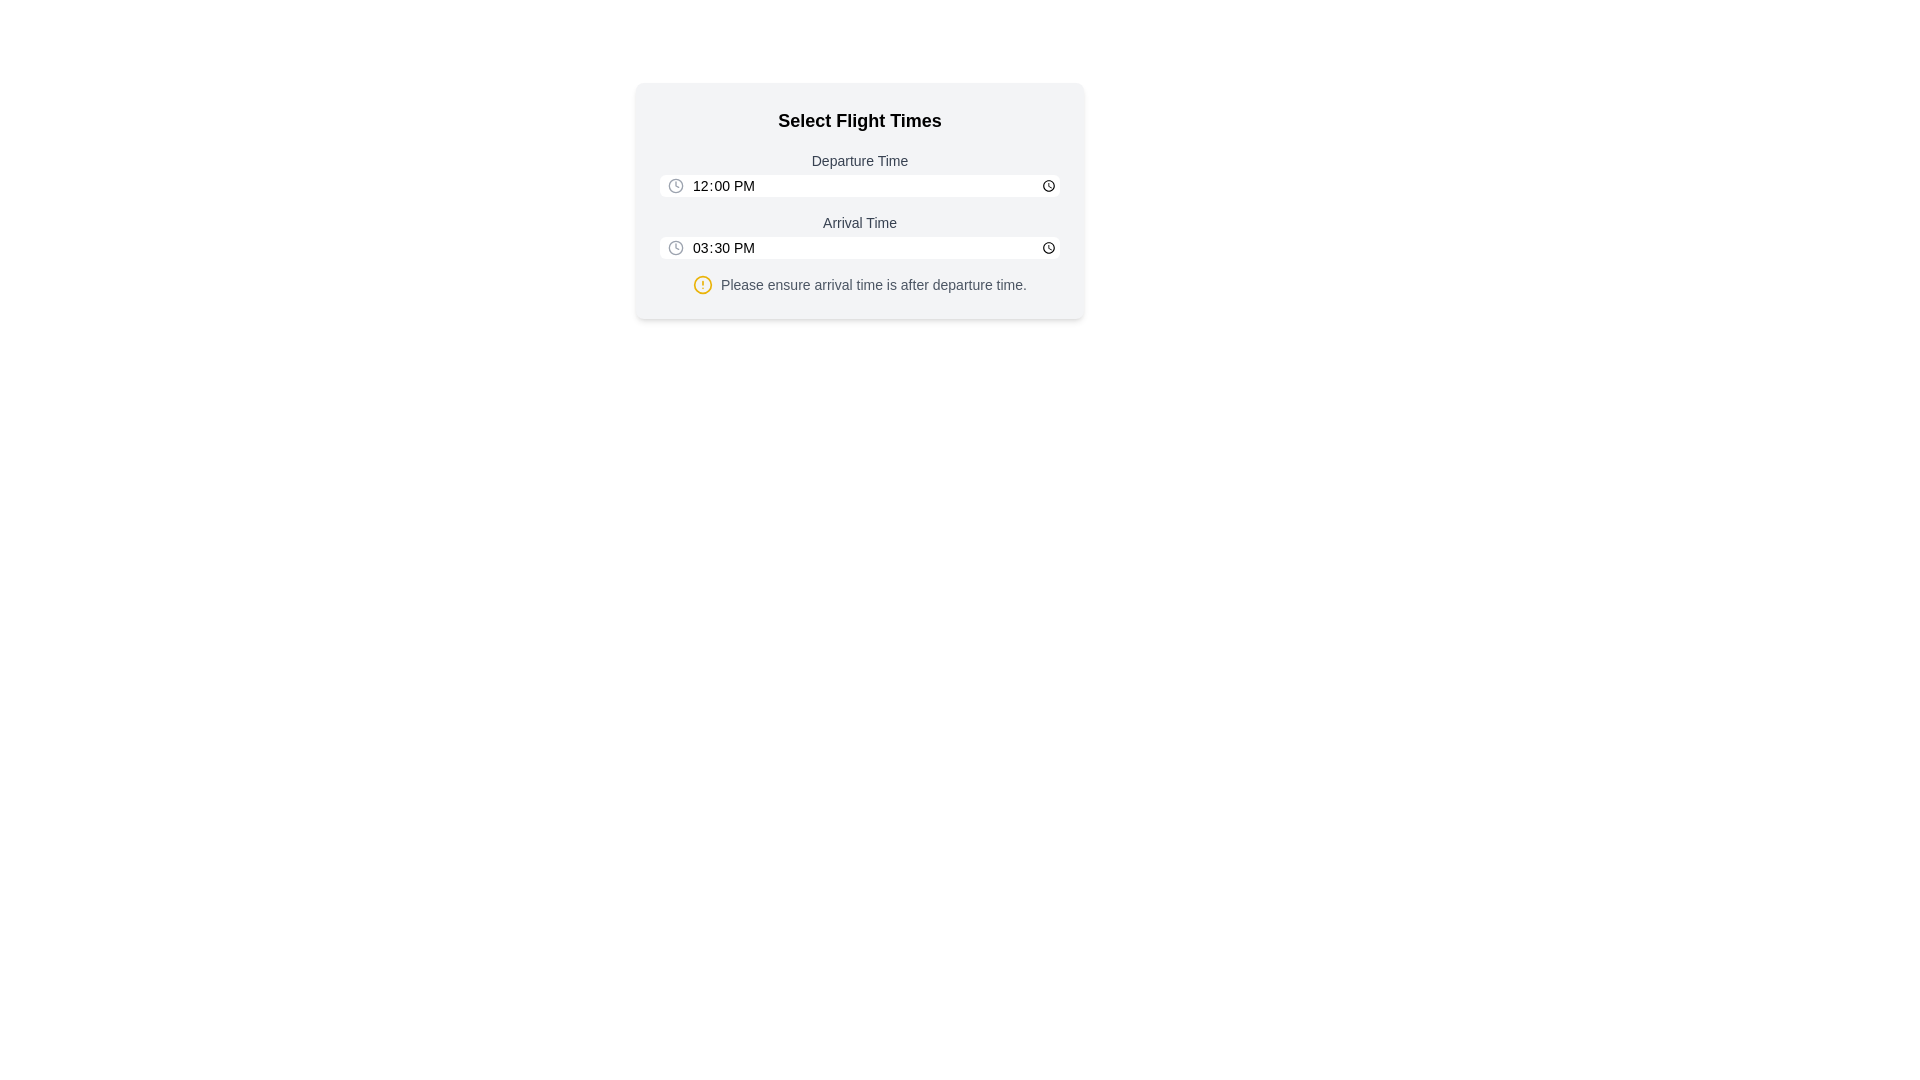 The image size is (1920, 1080). Describe the element at coordinates (859, 160) in the screenshot. I see `the label indicating the purpose of the input field for 'Departure Time', which is located at the top-center above the associated icon and text input field` at that location.